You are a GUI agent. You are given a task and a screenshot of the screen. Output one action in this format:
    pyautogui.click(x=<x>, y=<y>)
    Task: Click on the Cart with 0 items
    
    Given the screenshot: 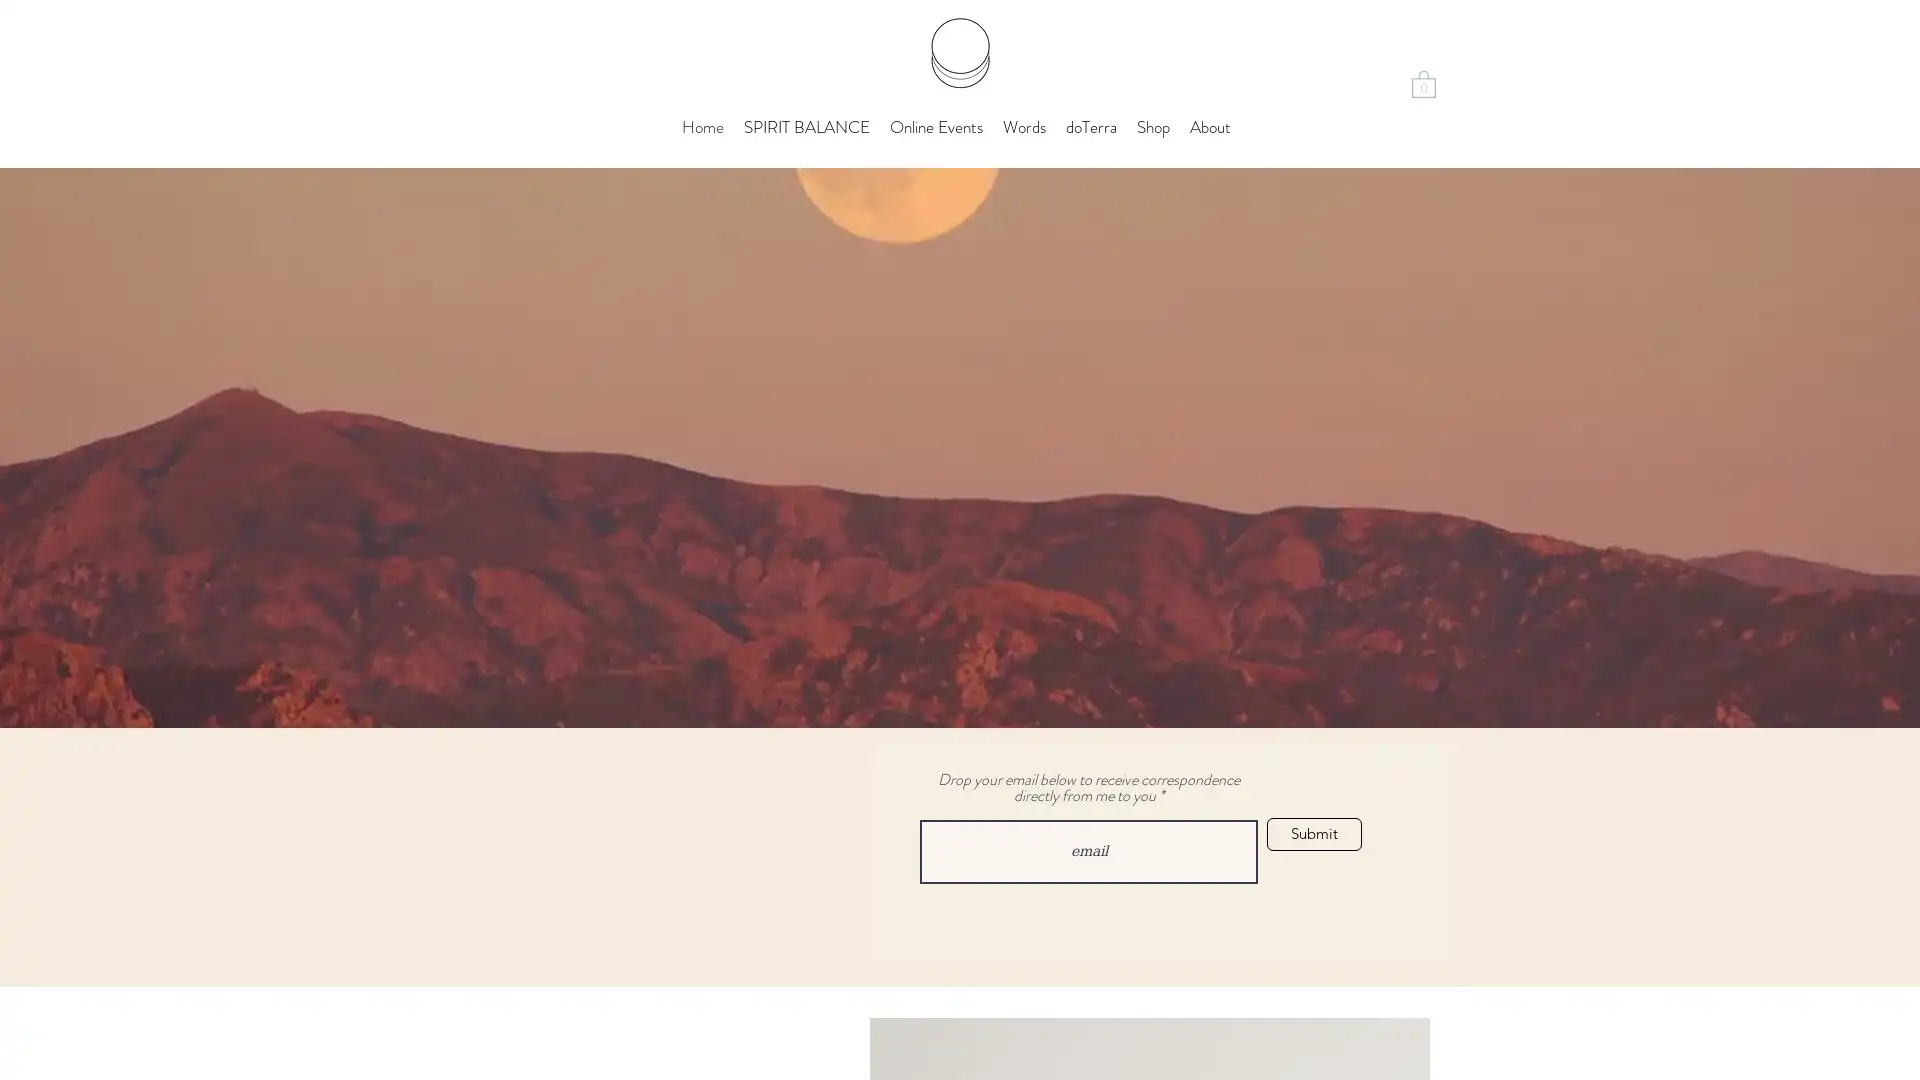 What is the action you would take?
    pyautogui.click(x=1423, y=82)
    